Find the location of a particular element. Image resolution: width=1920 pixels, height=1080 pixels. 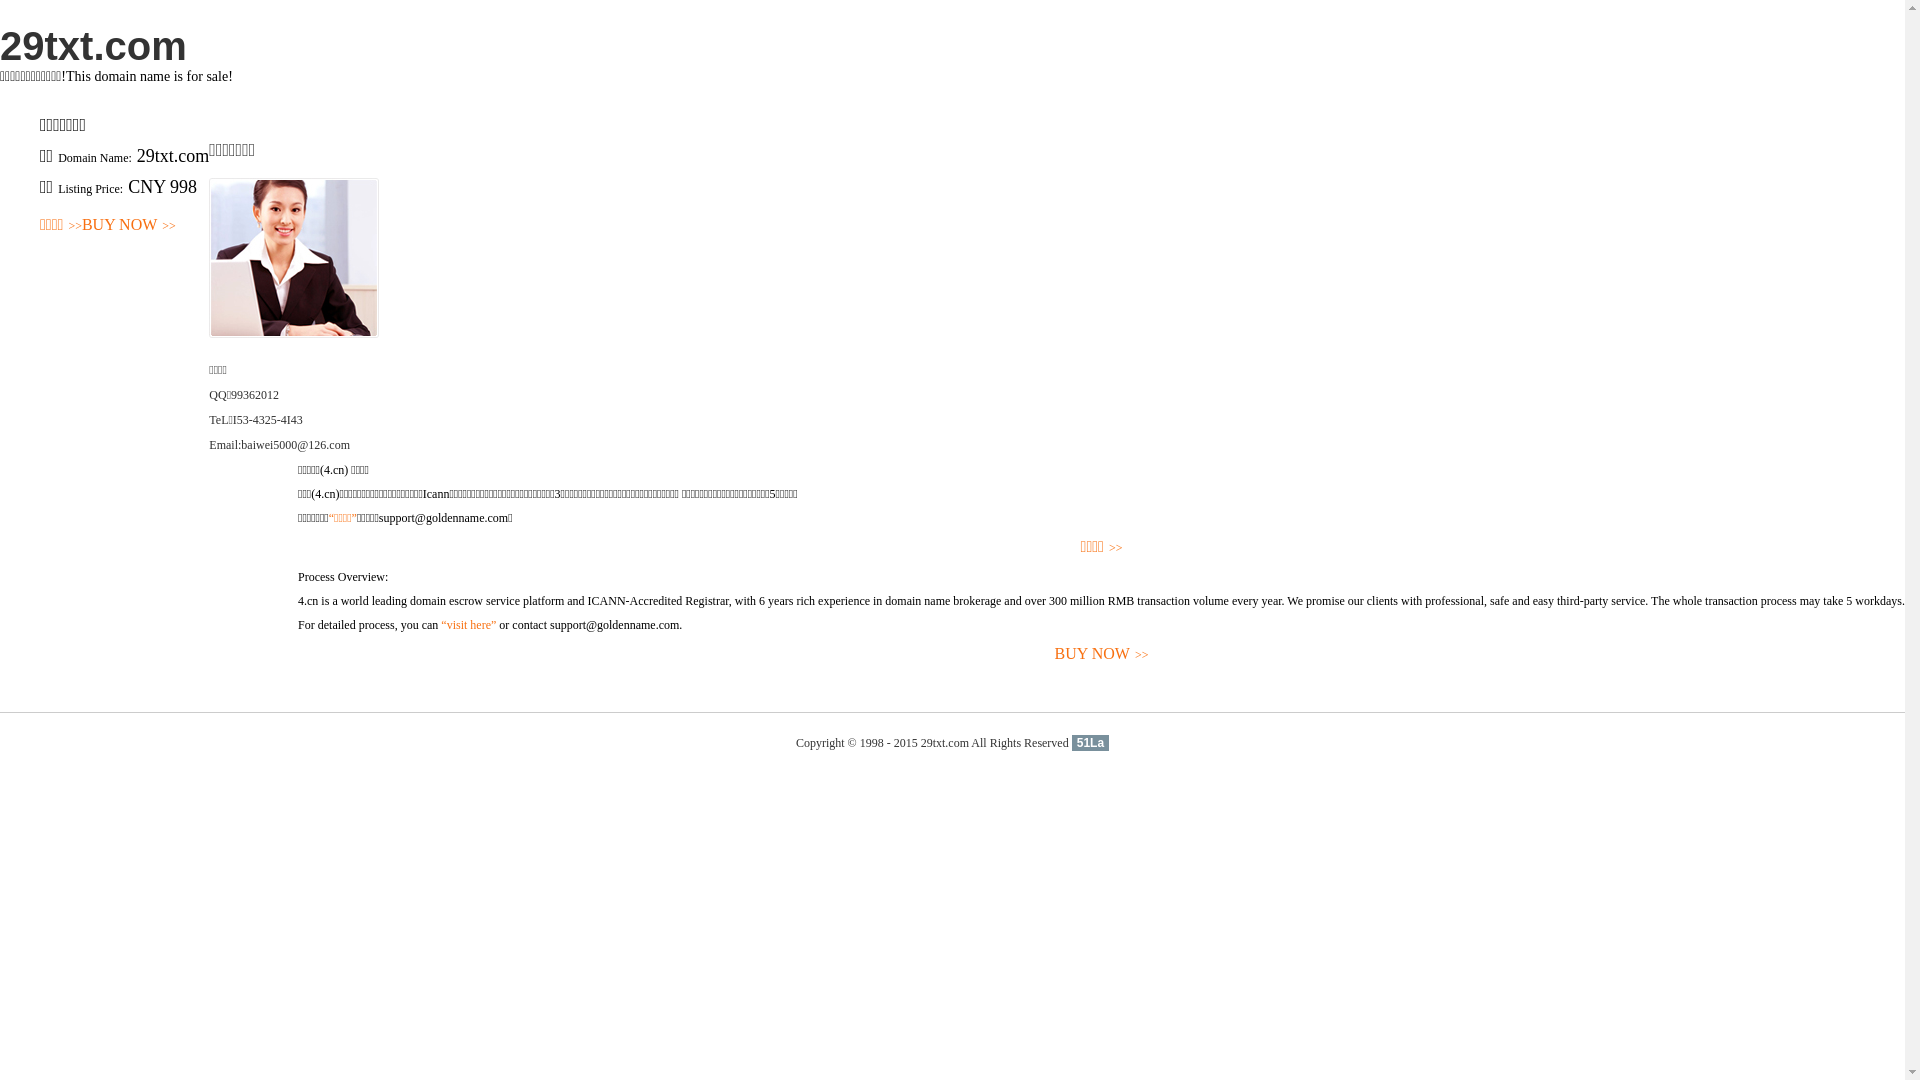

'BUY NOW>>' is located at coordinates (128, 225).